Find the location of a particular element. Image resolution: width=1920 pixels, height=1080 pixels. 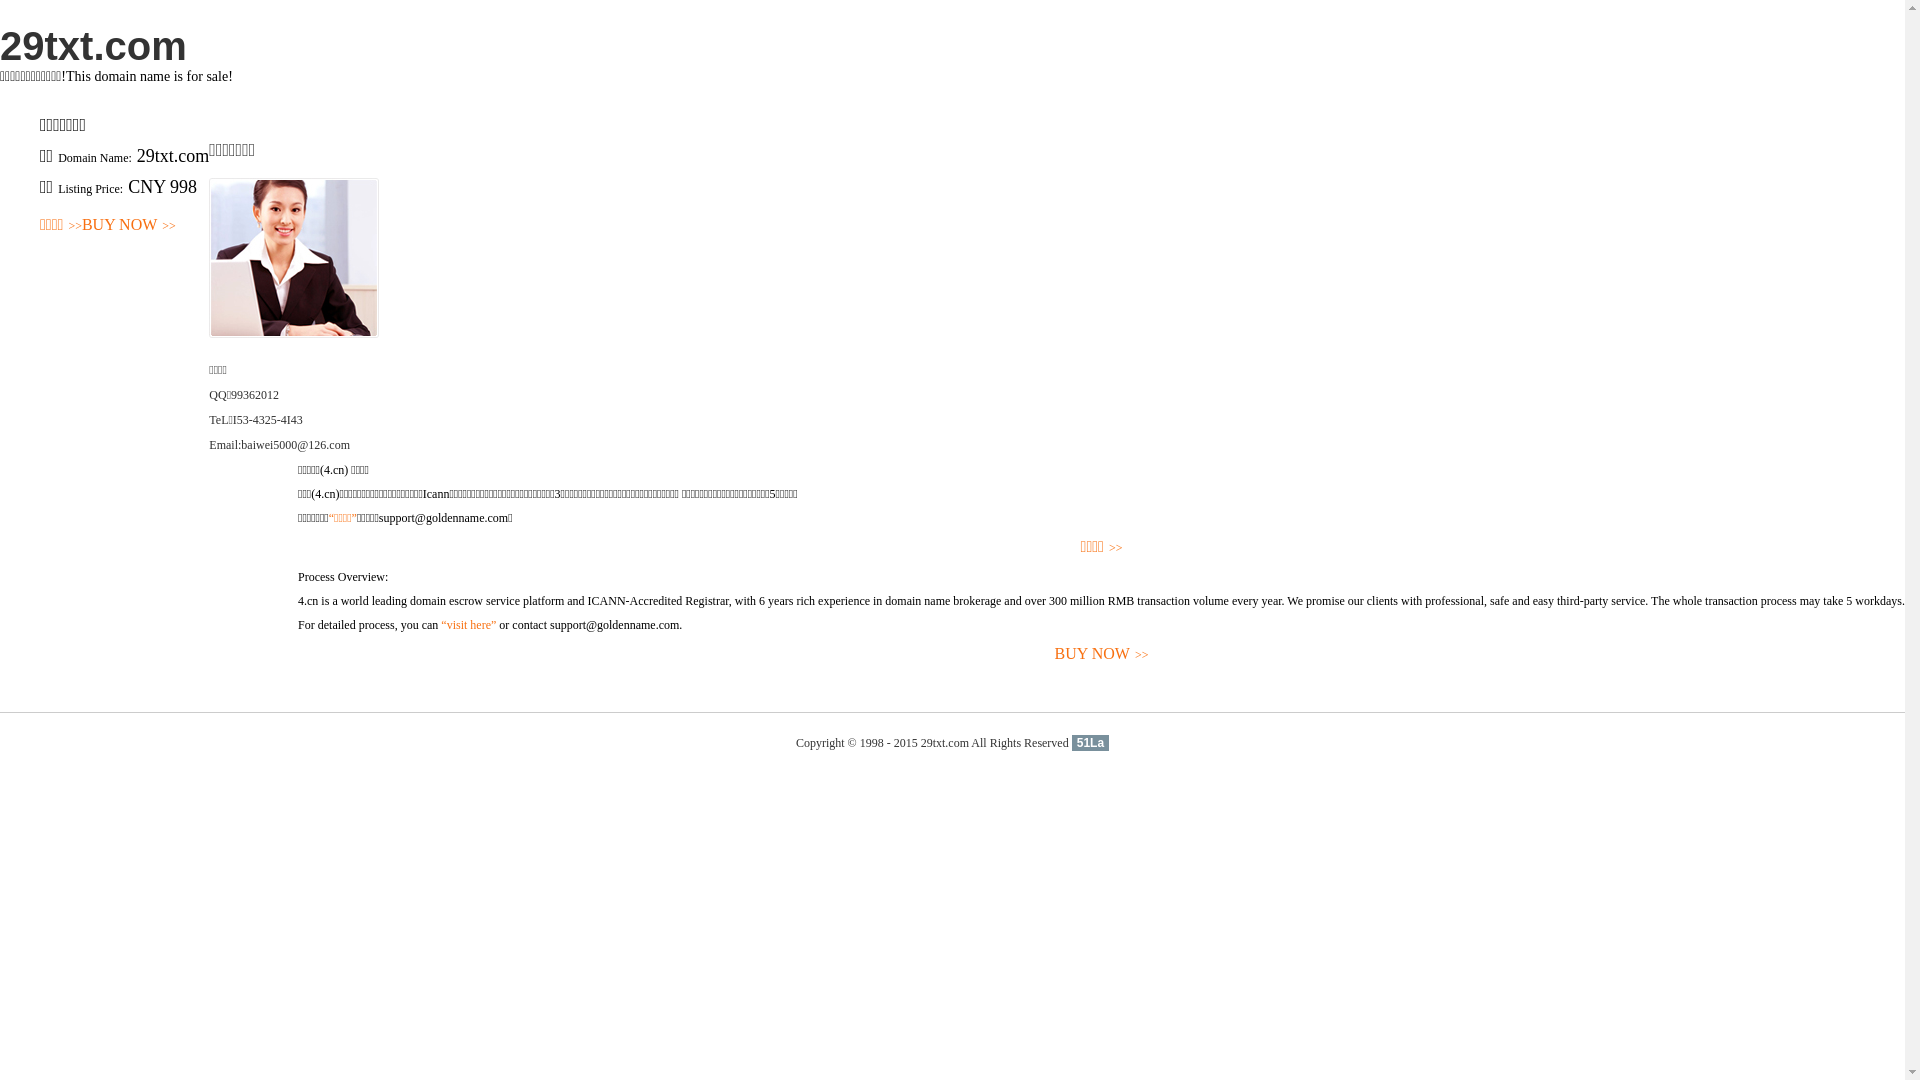

'BUY NOW>>' is located at coordinates (128, 225).